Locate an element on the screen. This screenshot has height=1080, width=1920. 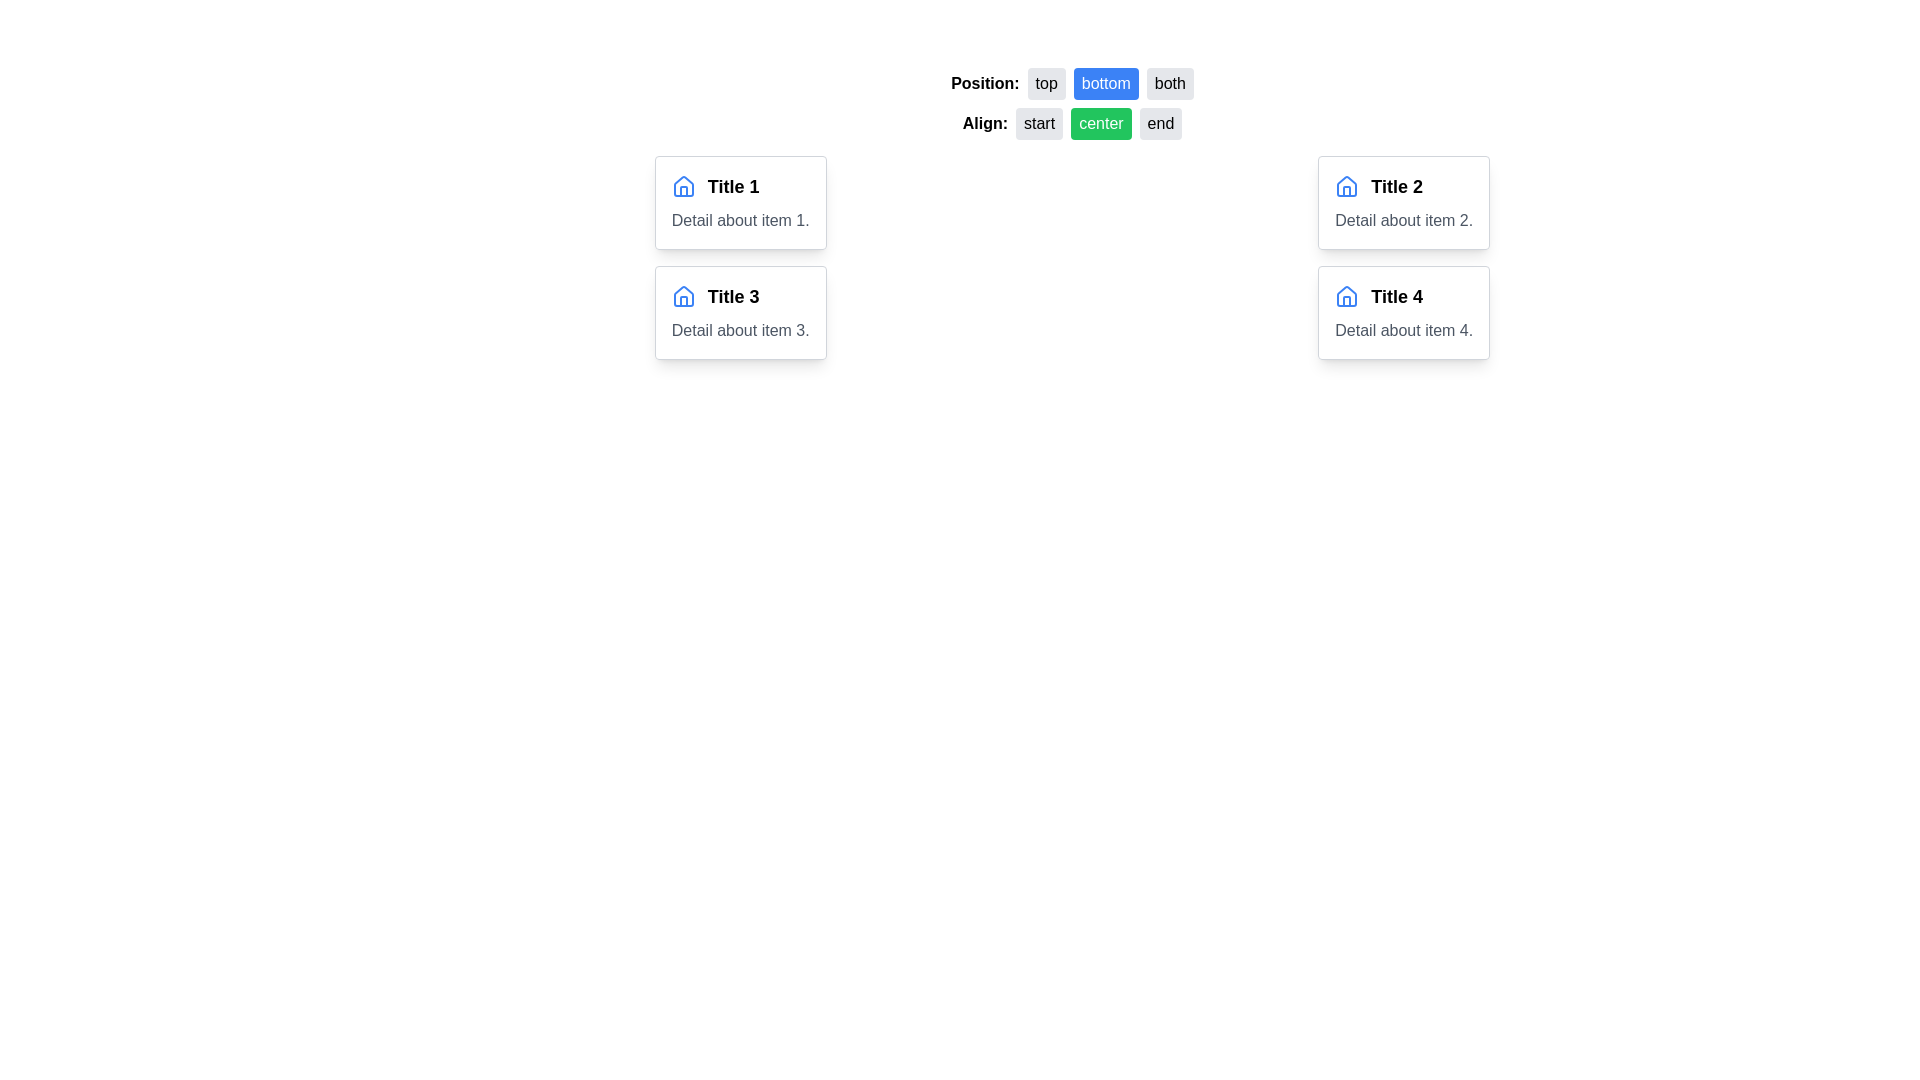
the Interactive control group with buttons to confirm a selection is located at coordinates (1071, 104).